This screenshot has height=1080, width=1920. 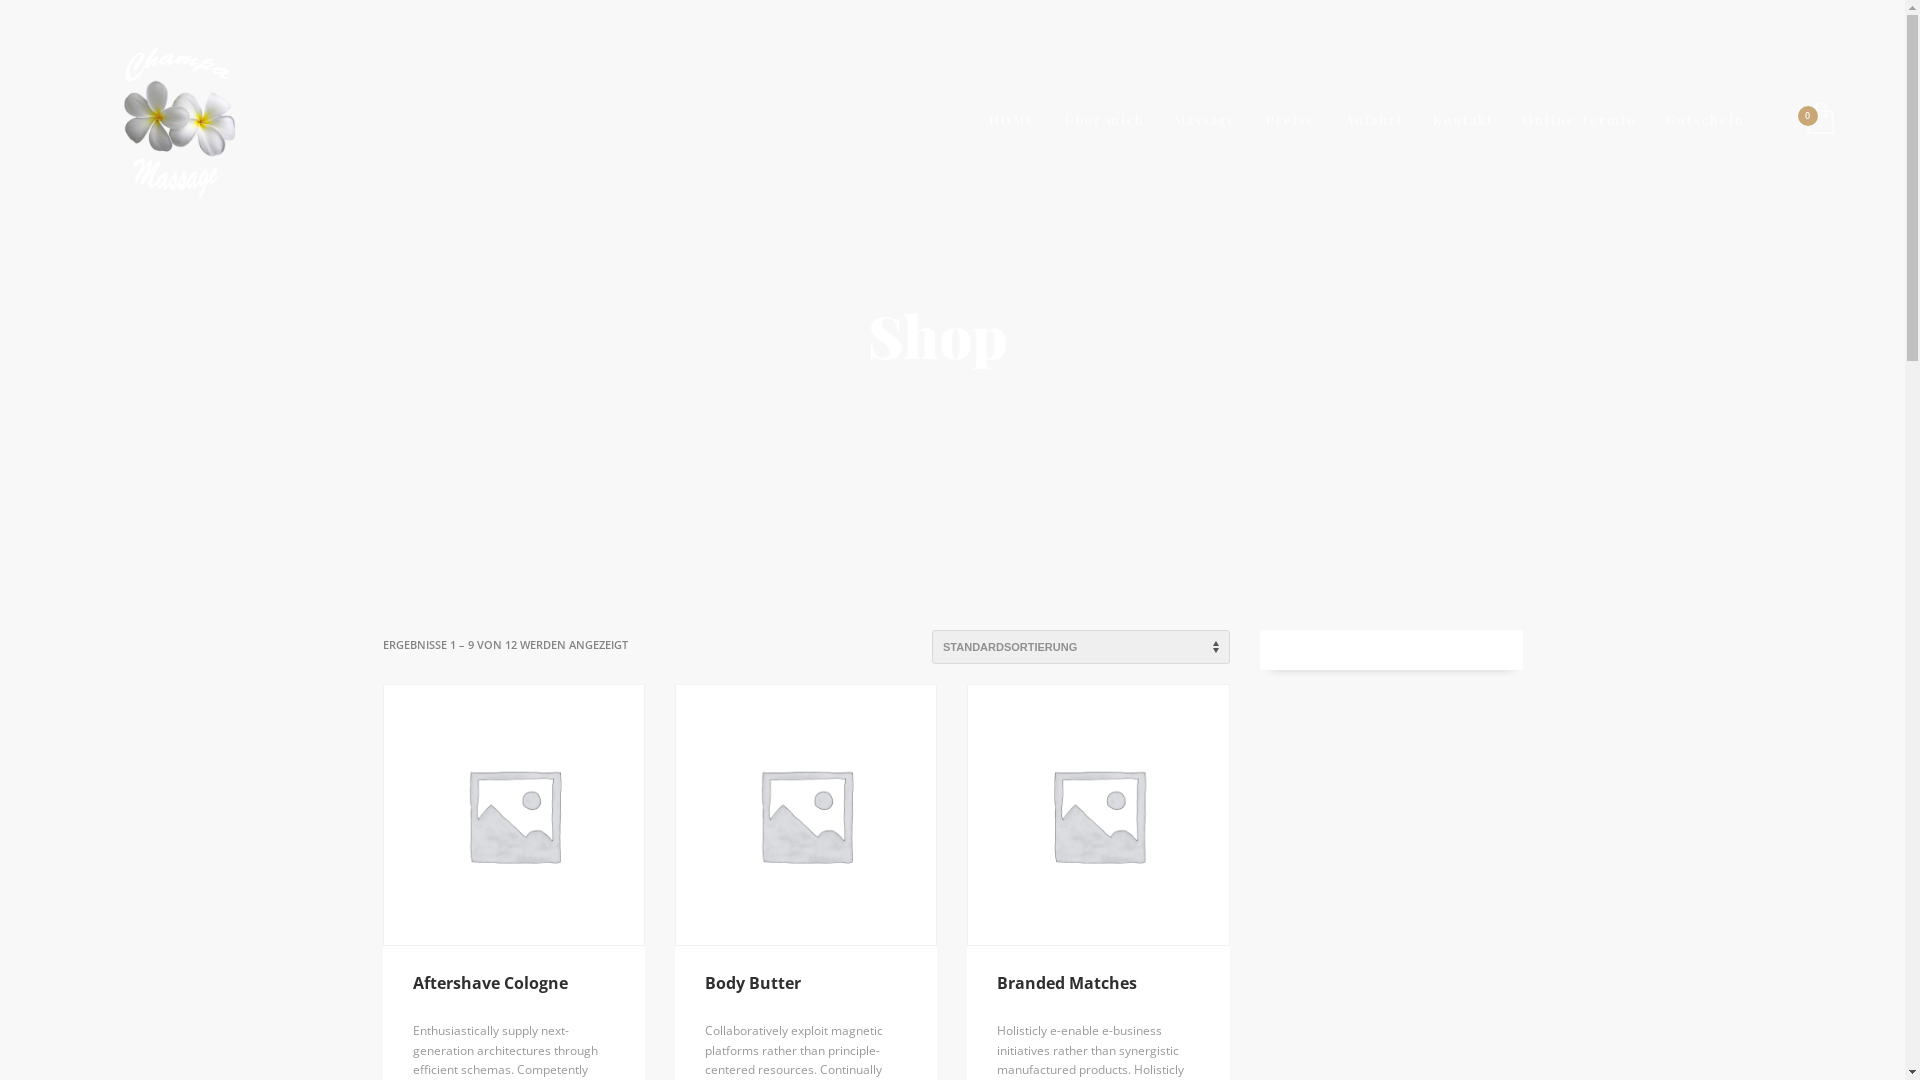 I want to click on 'Online Termin', so click(x=1511, y=119).